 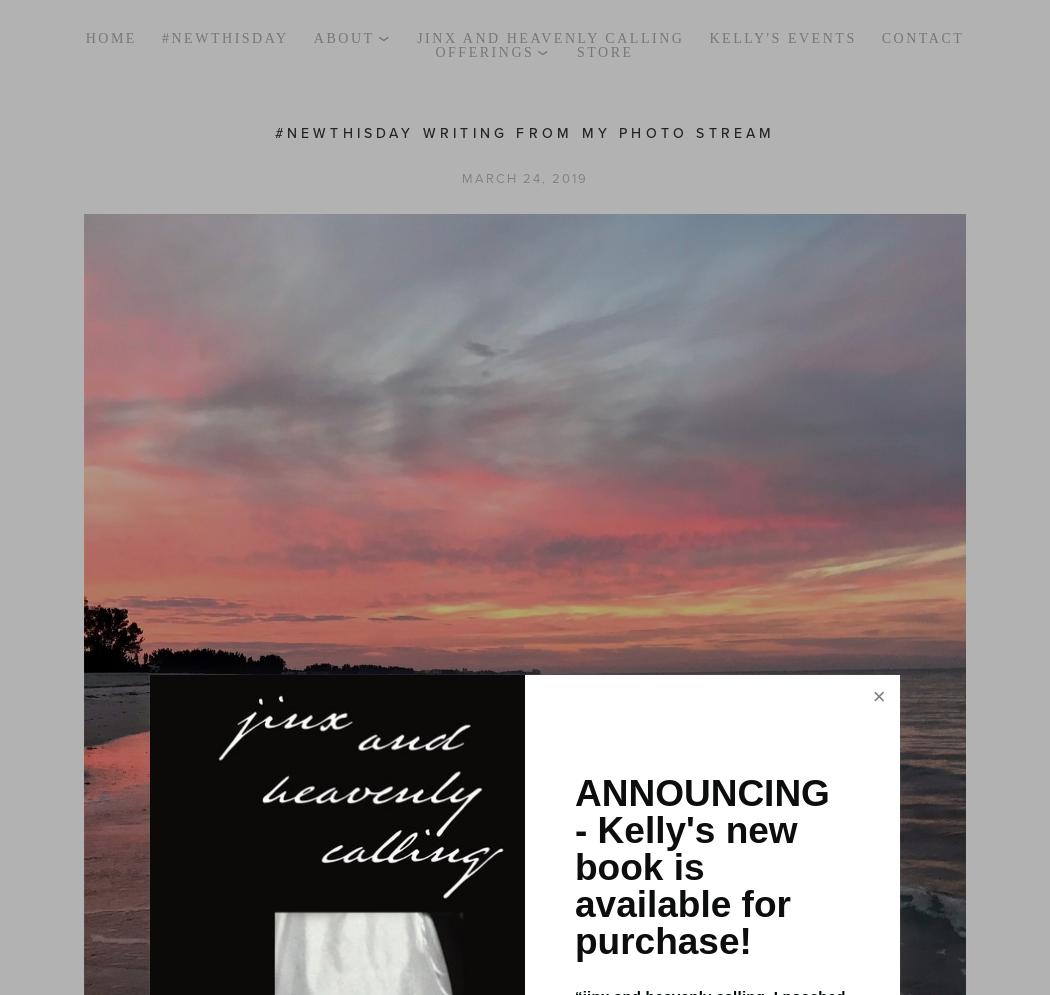 I want to click on 'Farm Pond Writer's Collective', so click(x=588, y=349).